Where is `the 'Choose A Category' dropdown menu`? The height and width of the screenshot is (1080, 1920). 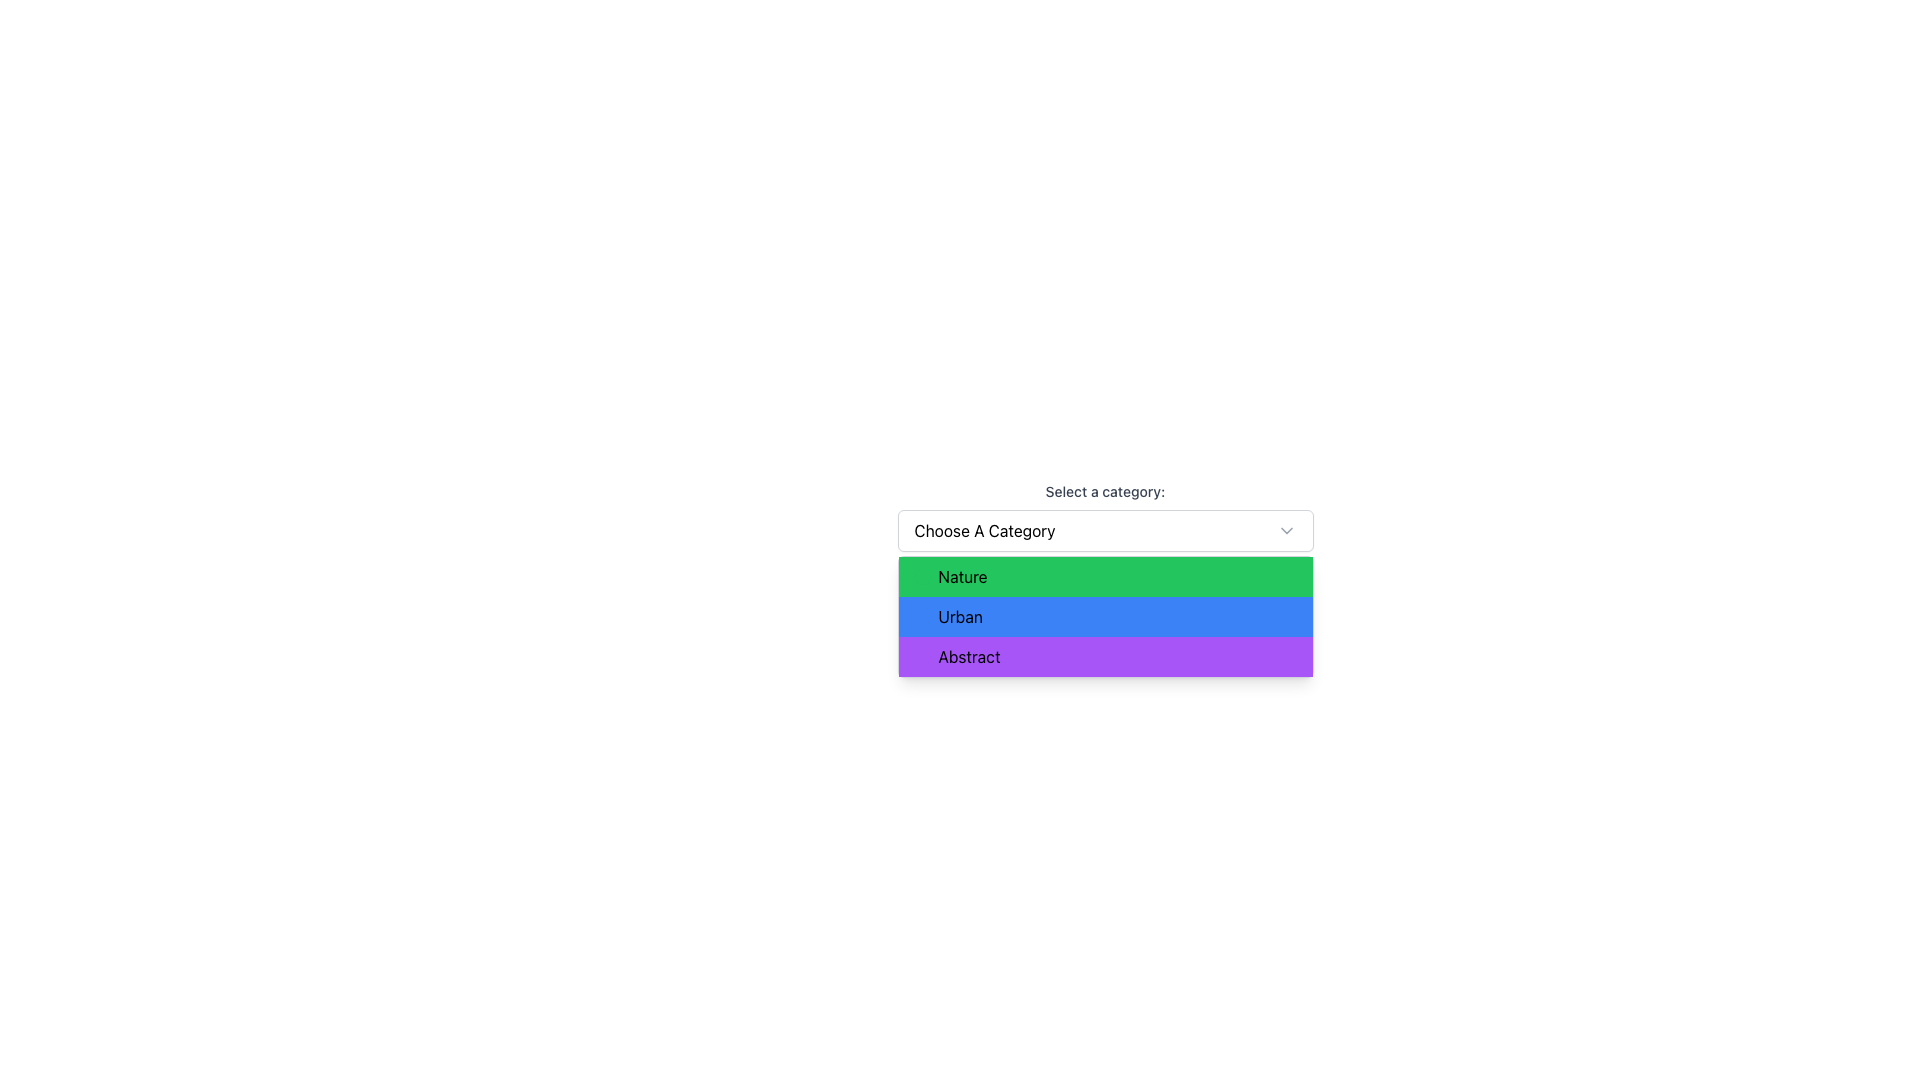 the 'Choose A Category' dropdown menu is located at coordinates (1104, 530).